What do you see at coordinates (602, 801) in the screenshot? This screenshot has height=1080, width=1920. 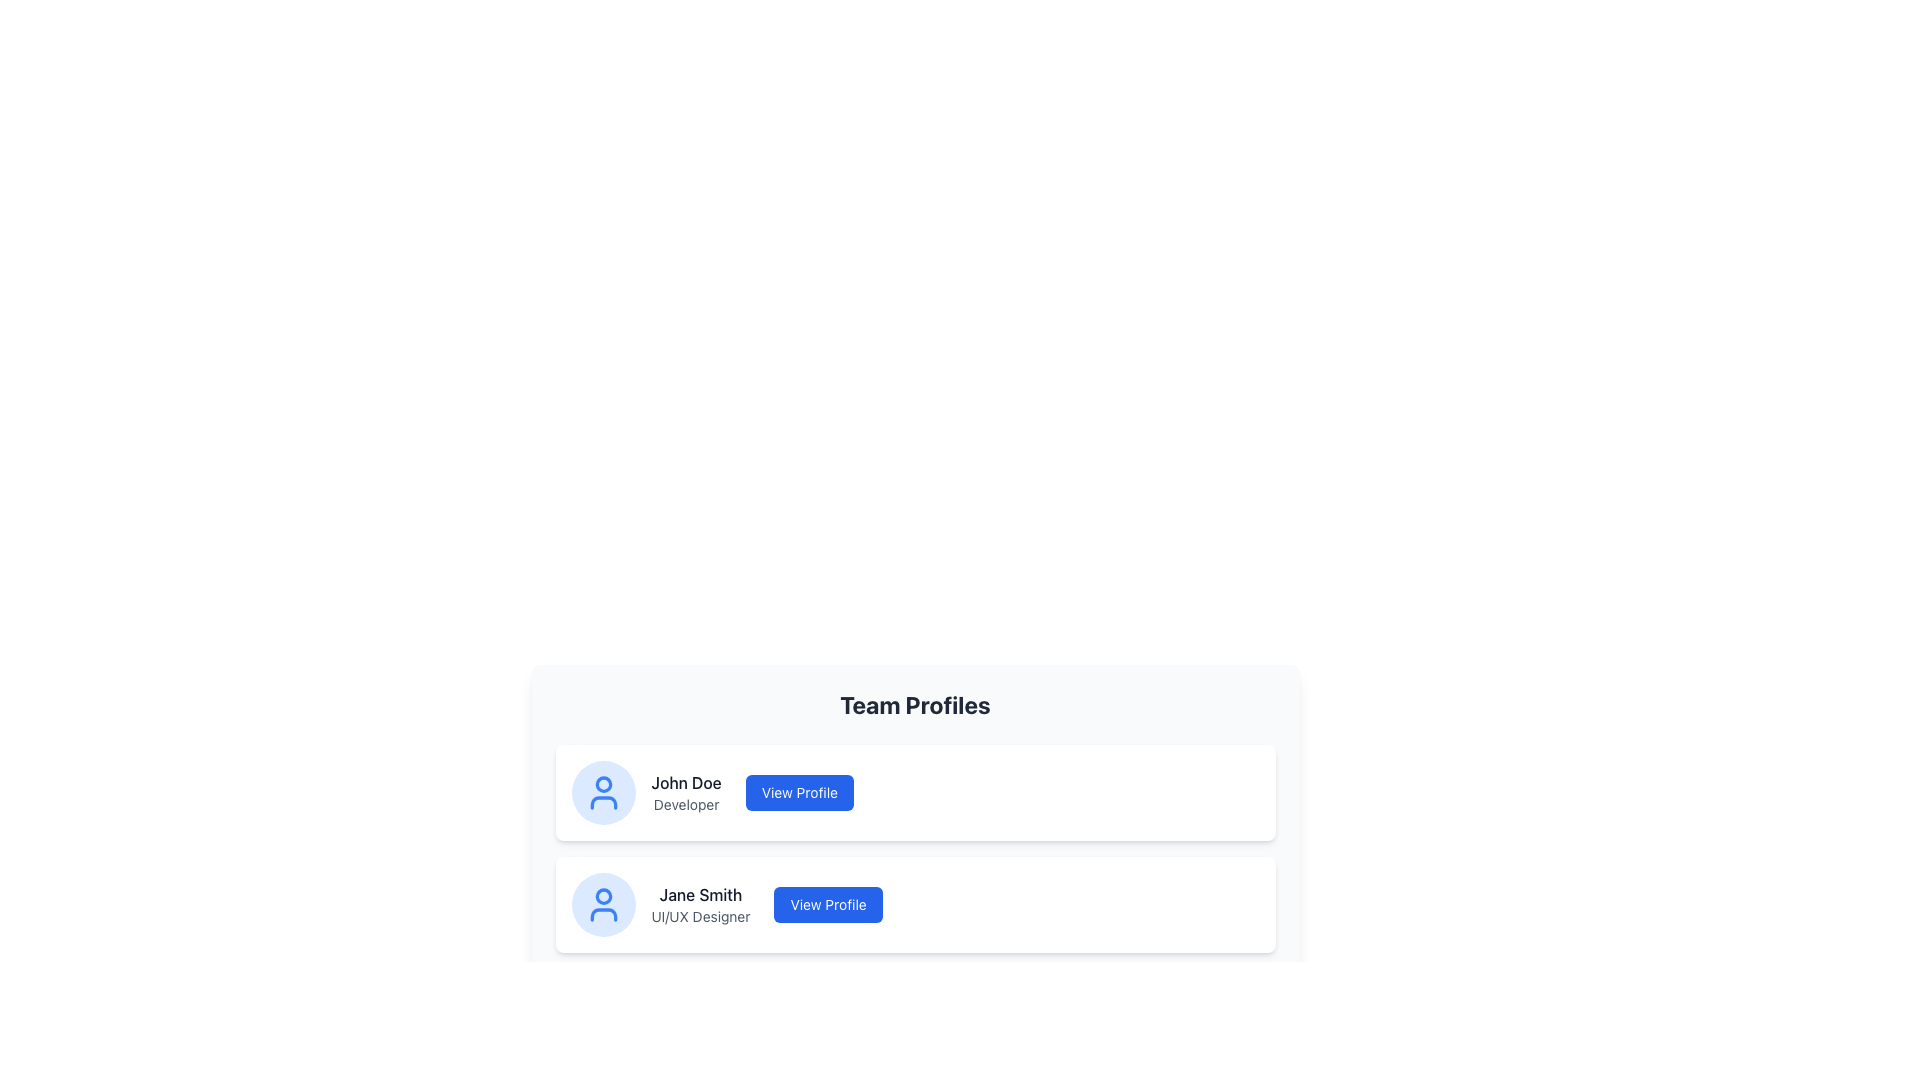 I see `the icon representing the shoulders and chest area of the user profile for 'John Doe' located in the blue circular icon within the first profile card under 'Team Profiles'` at bounding box center [602, 801].